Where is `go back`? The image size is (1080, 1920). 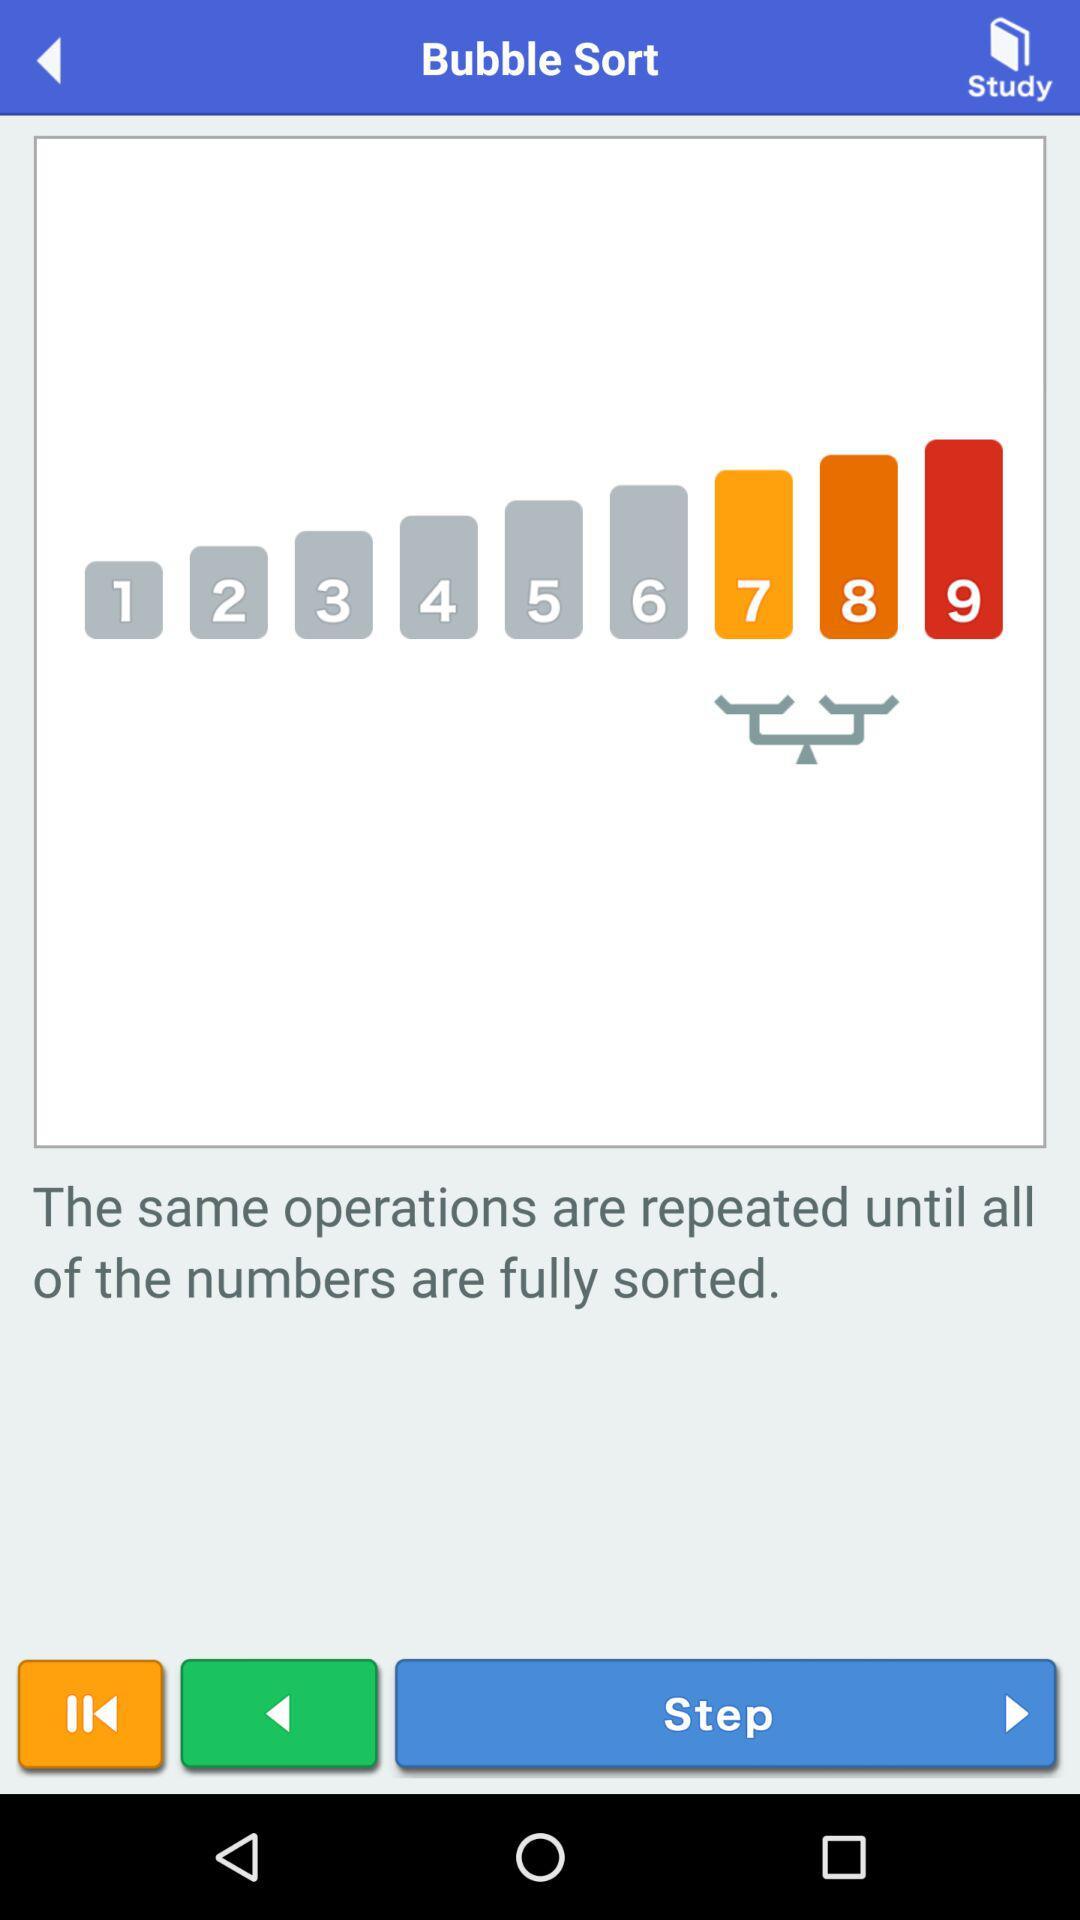 go back is located at coordinates (281, 1716).